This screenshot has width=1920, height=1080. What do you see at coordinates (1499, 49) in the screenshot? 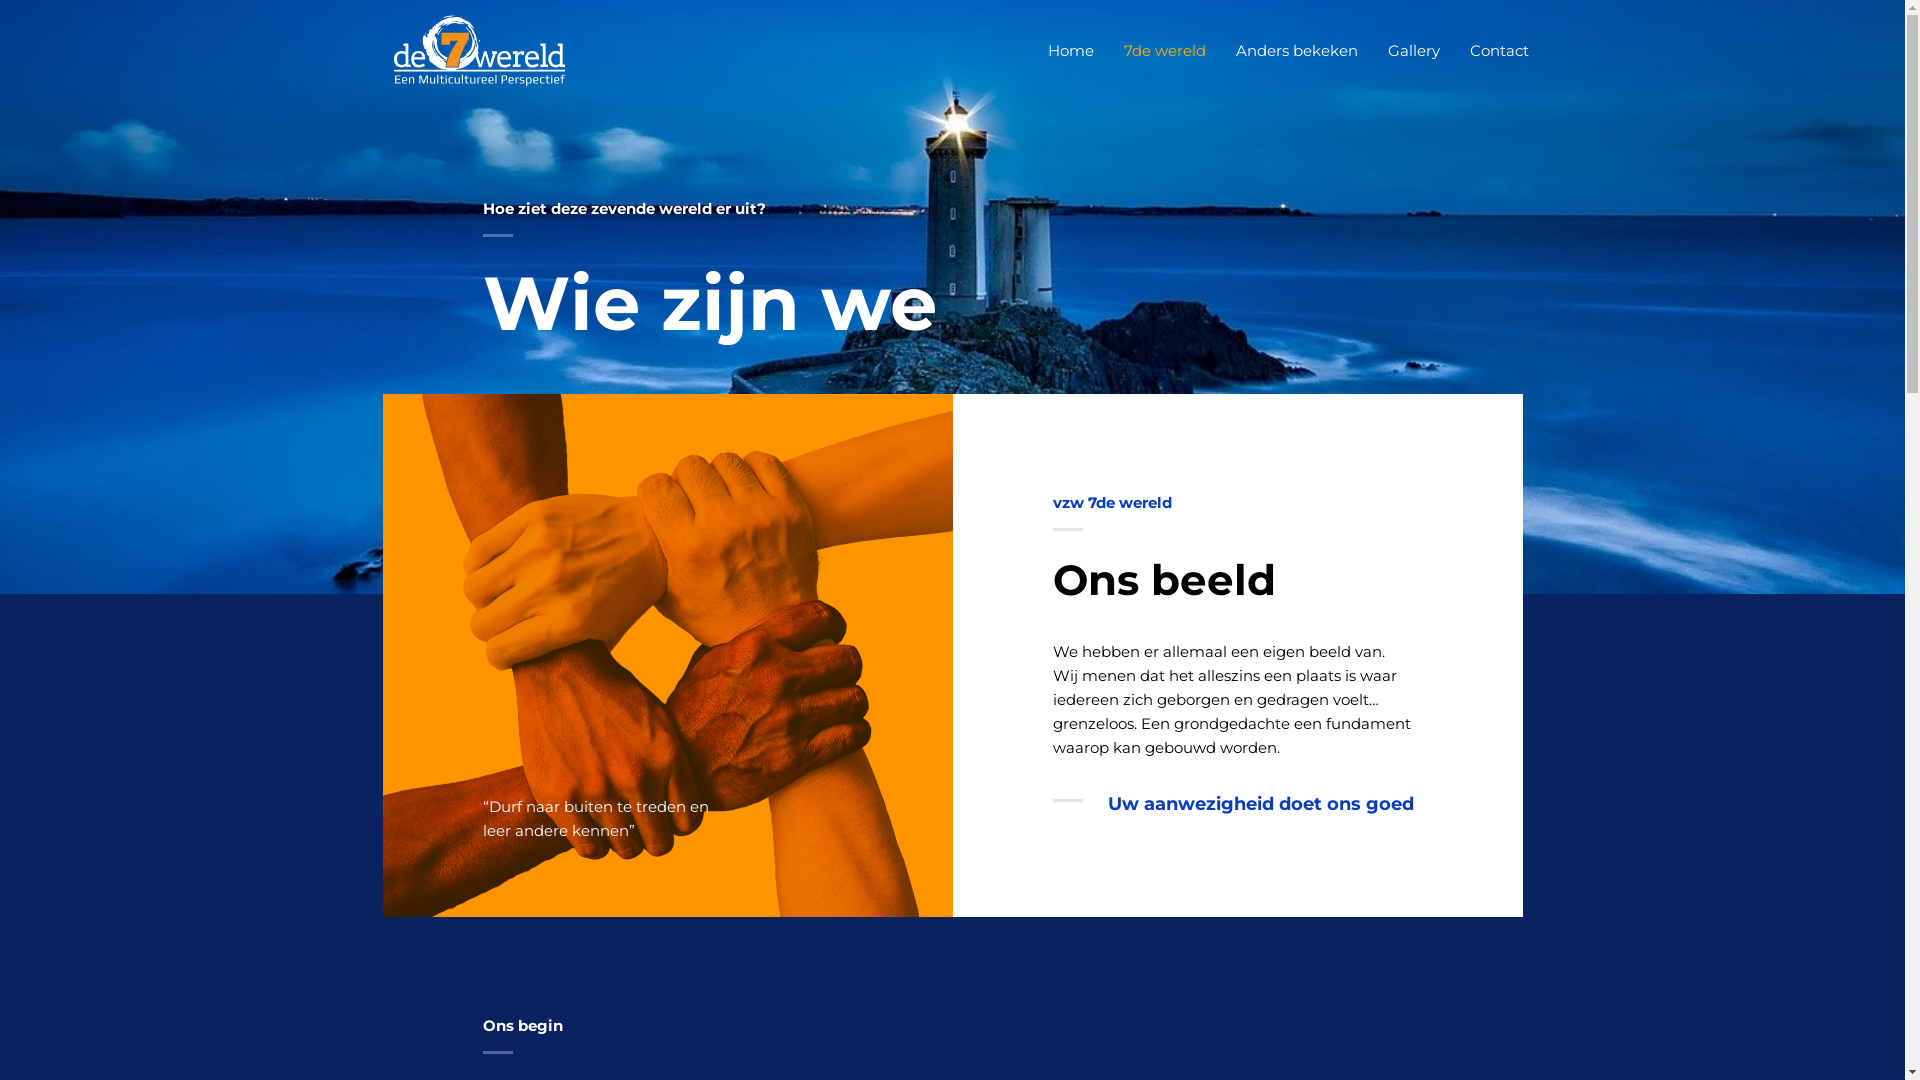
I see `'Contact'` at bounding box center [1499, 49].